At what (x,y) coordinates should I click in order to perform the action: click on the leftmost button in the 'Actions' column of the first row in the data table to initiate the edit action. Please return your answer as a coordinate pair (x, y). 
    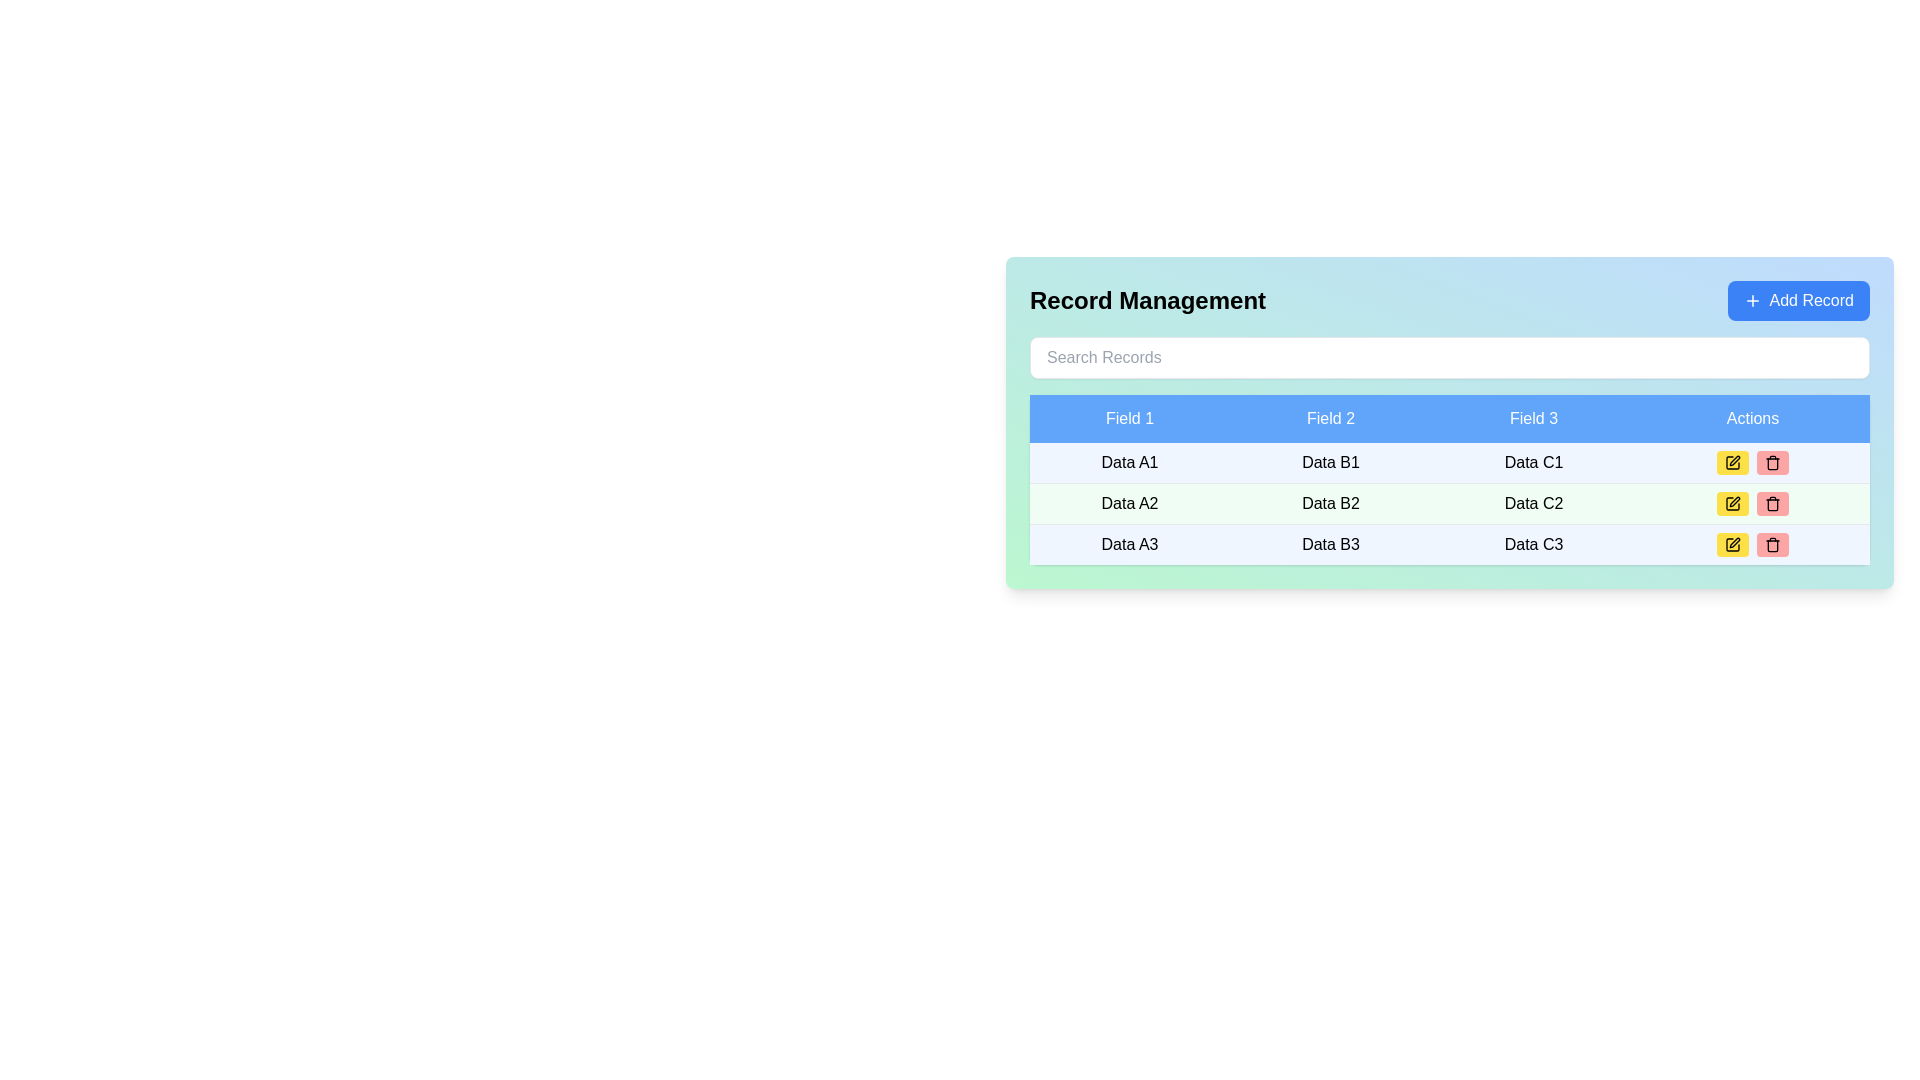
    Looking at the image, I should click on (1731, 462).